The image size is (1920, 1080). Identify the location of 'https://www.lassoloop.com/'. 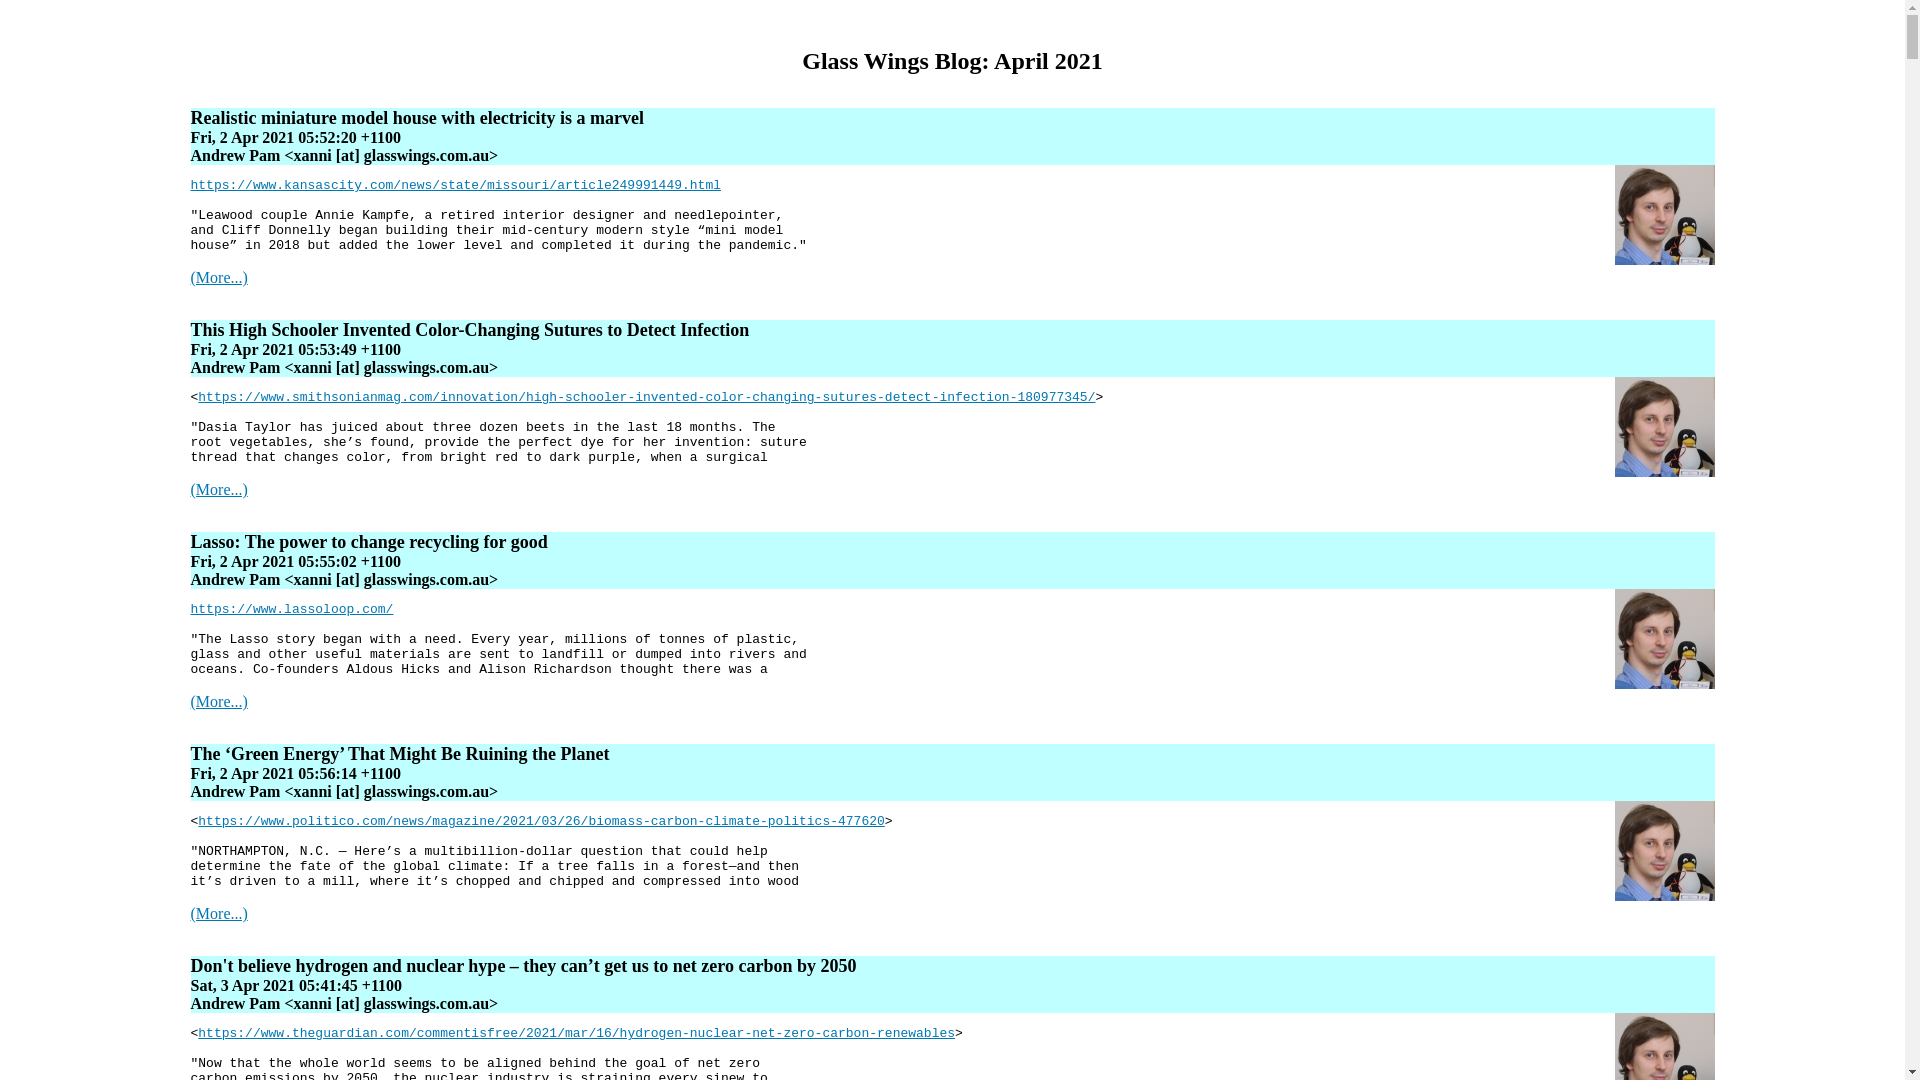
(290, 608).